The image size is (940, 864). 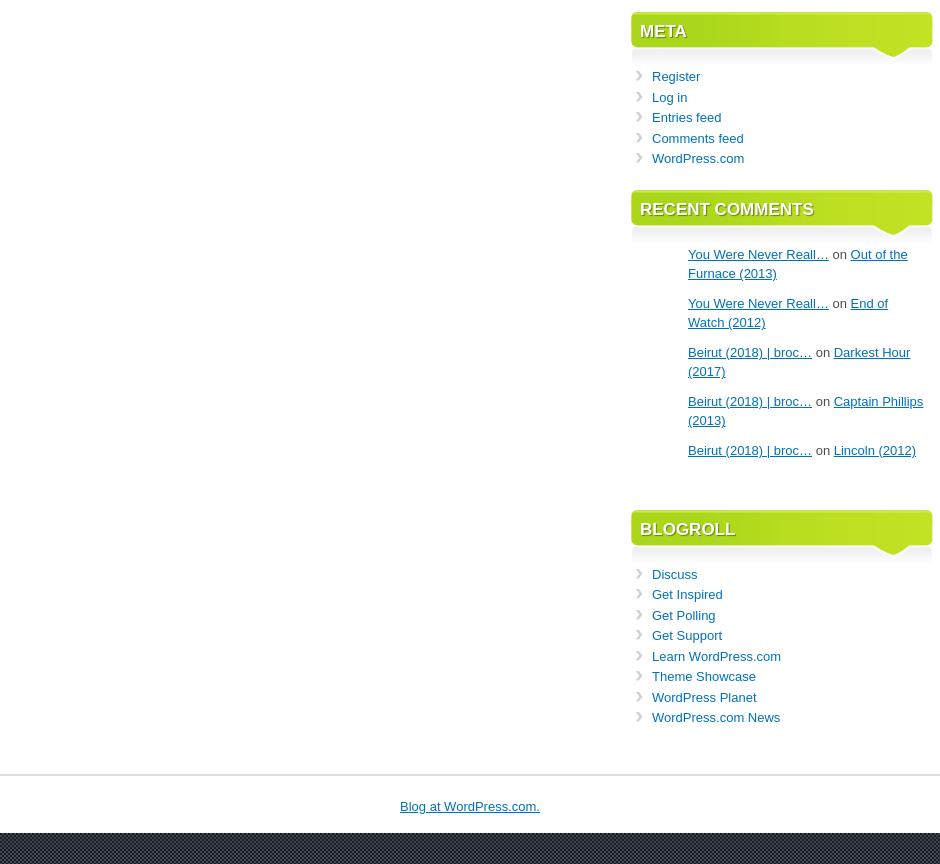 I want to click on 'WordPress.com News', so click(x=715, y=717).